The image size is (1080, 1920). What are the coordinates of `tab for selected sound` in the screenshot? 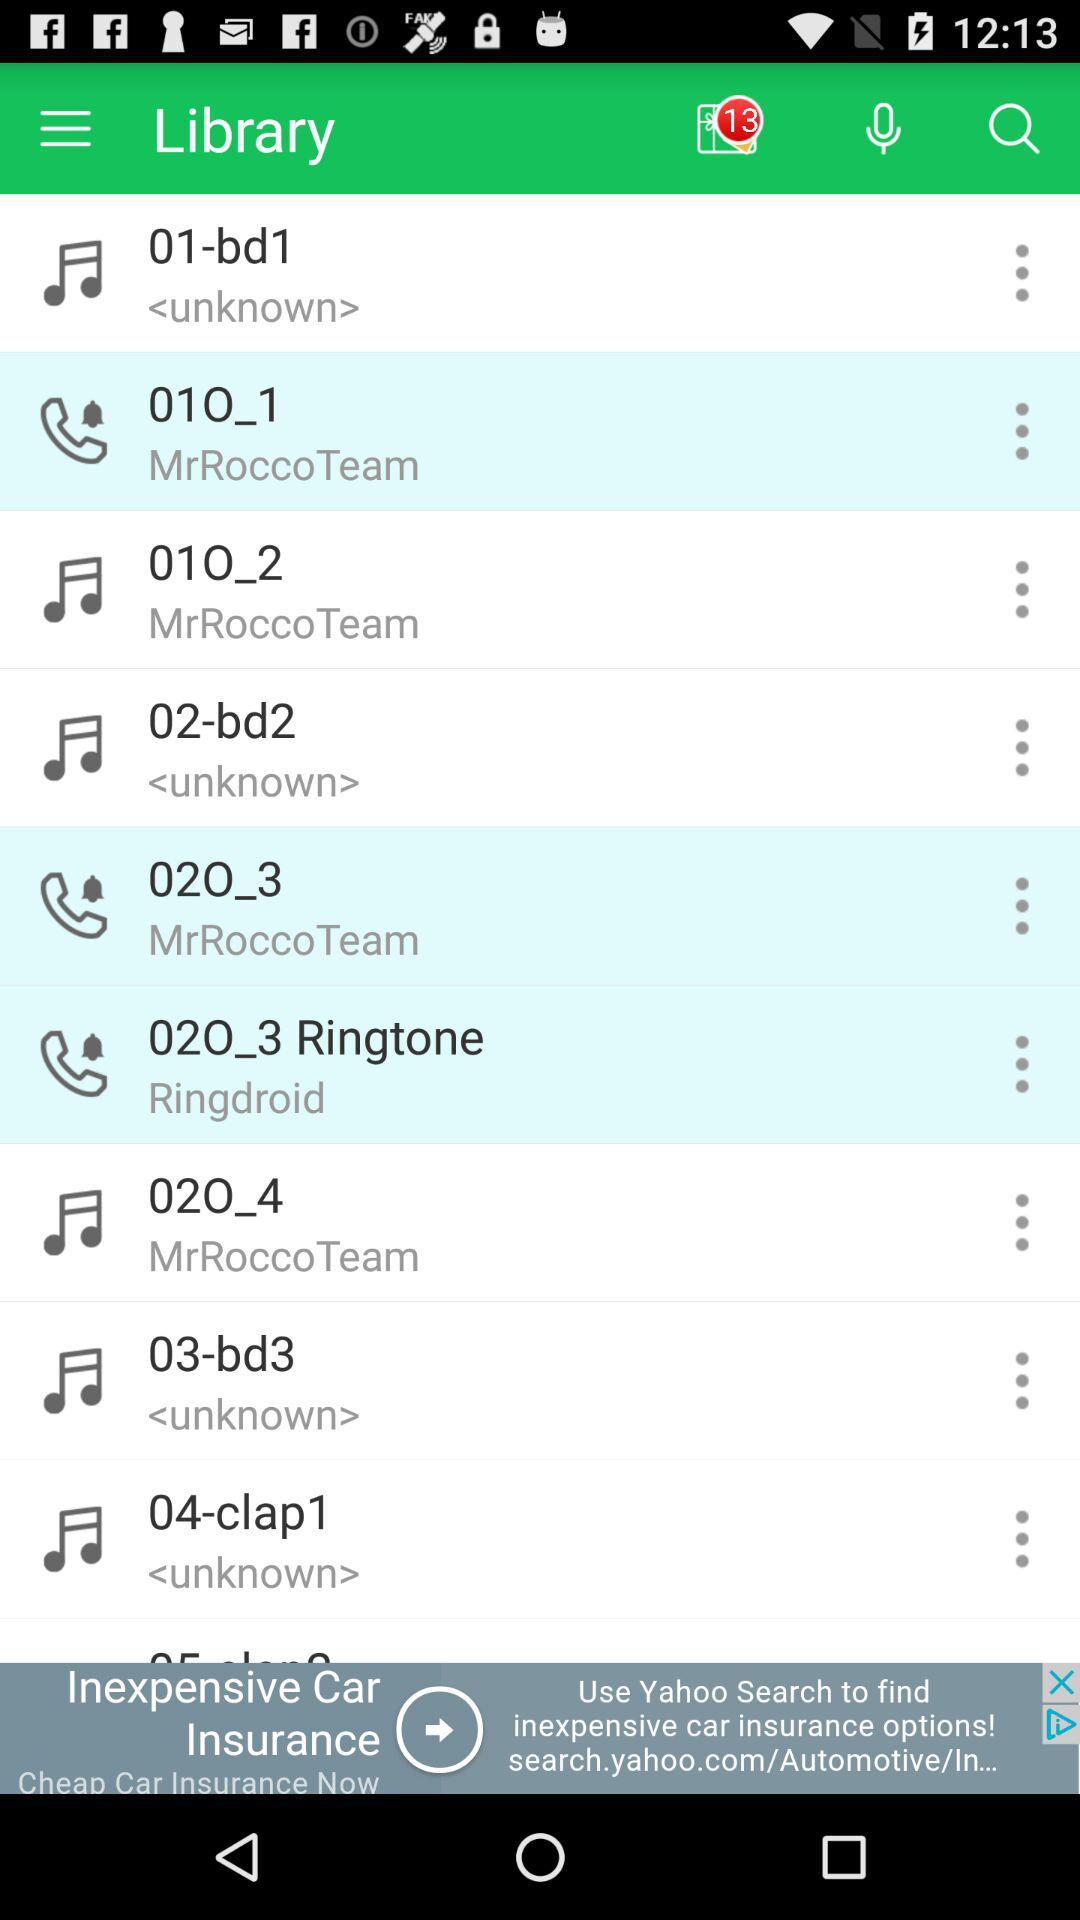 It's located at (1022, 1538).